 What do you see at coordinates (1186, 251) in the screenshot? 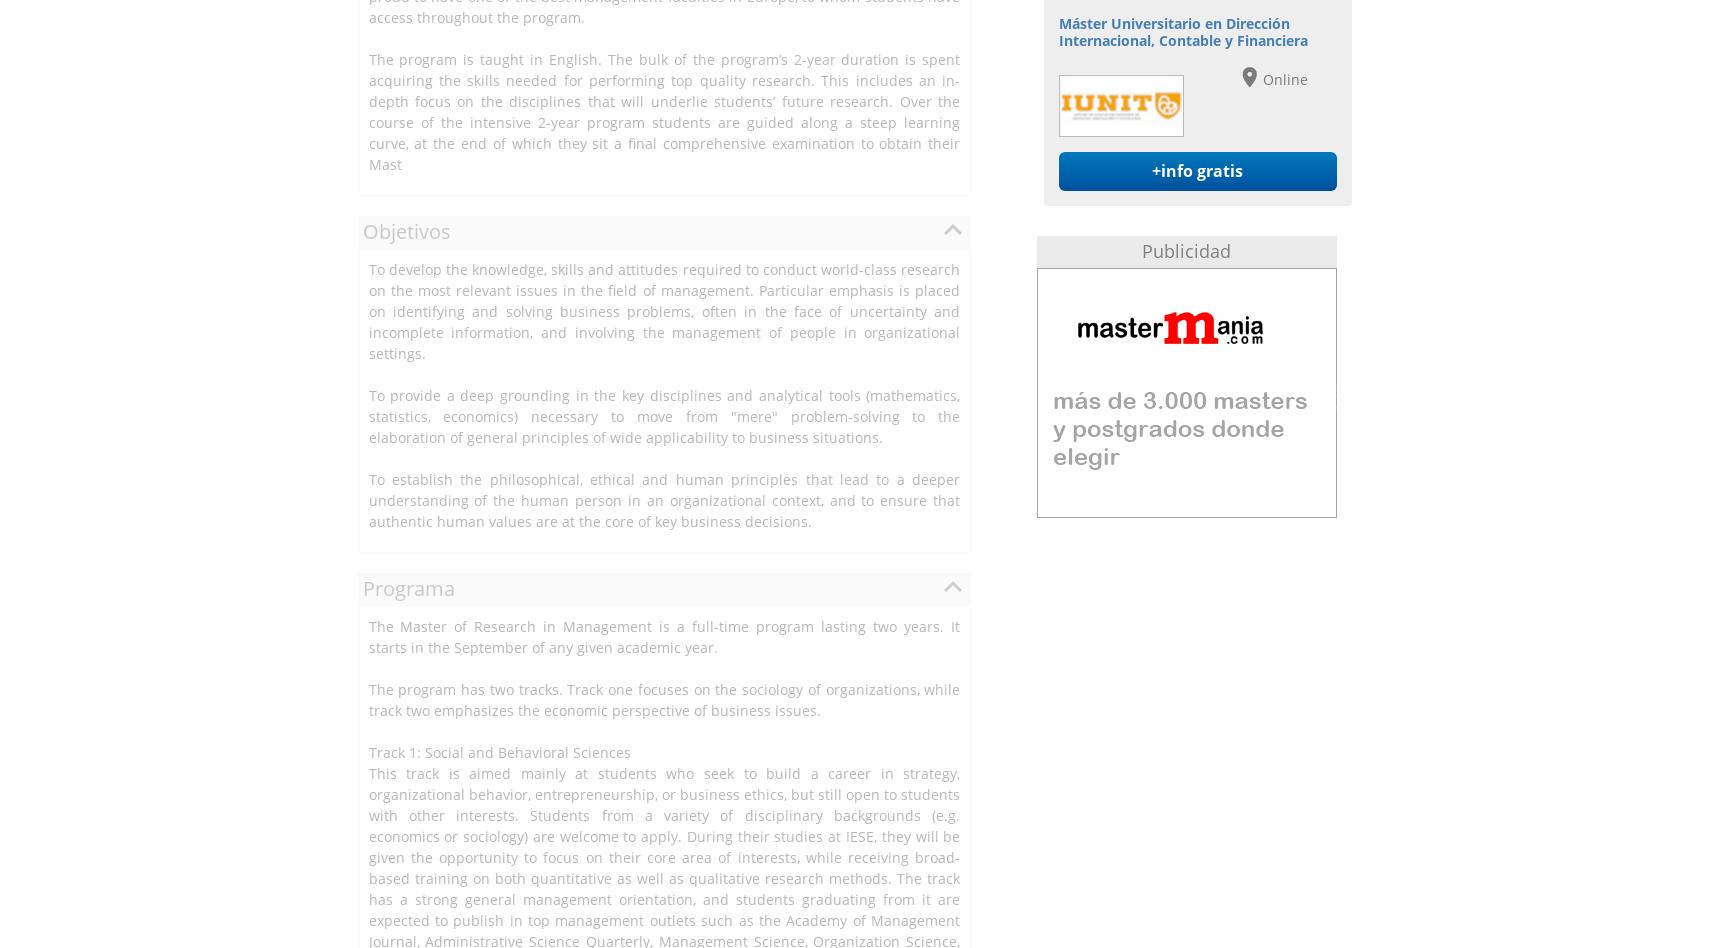
I see `'Publicidad'` at bounding box center [1186, 251].